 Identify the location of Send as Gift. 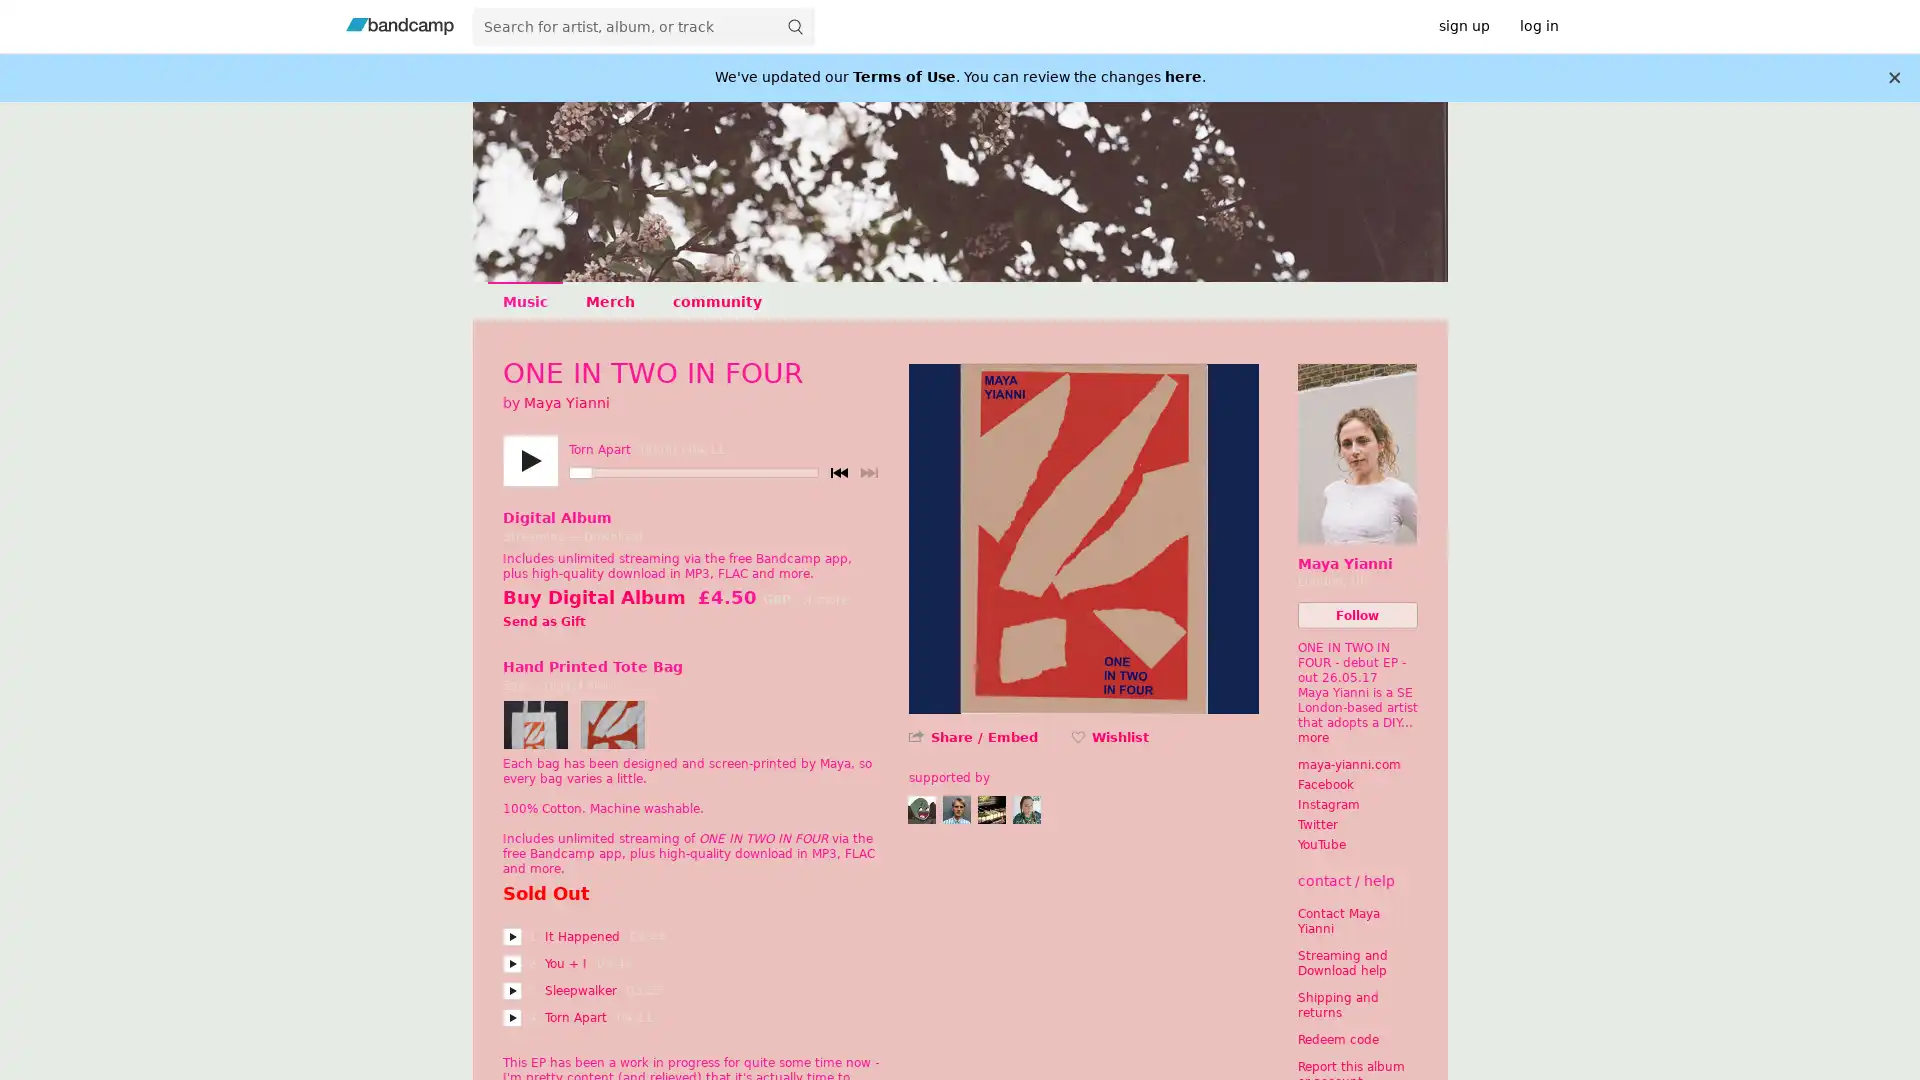
(543, 622).